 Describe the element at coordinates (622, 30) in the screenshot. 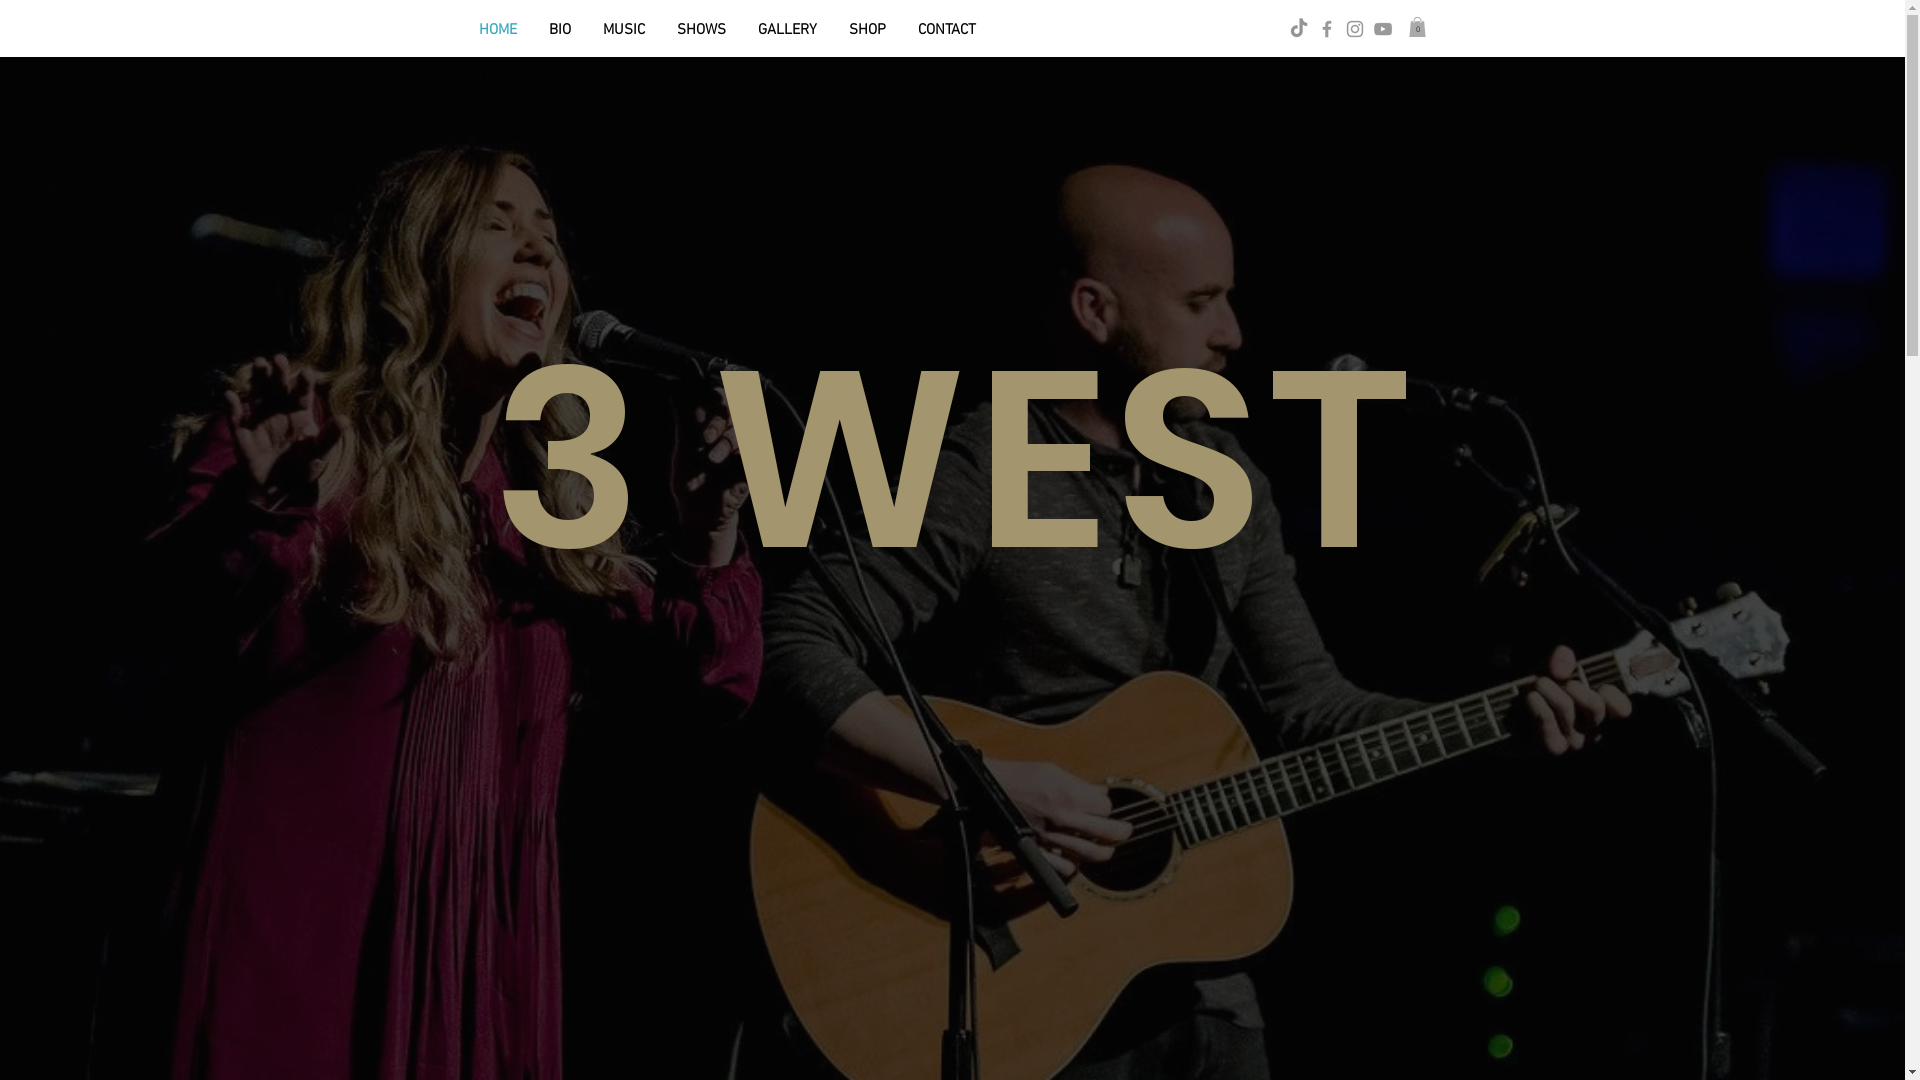

I see `'MUSIC'` at that location.